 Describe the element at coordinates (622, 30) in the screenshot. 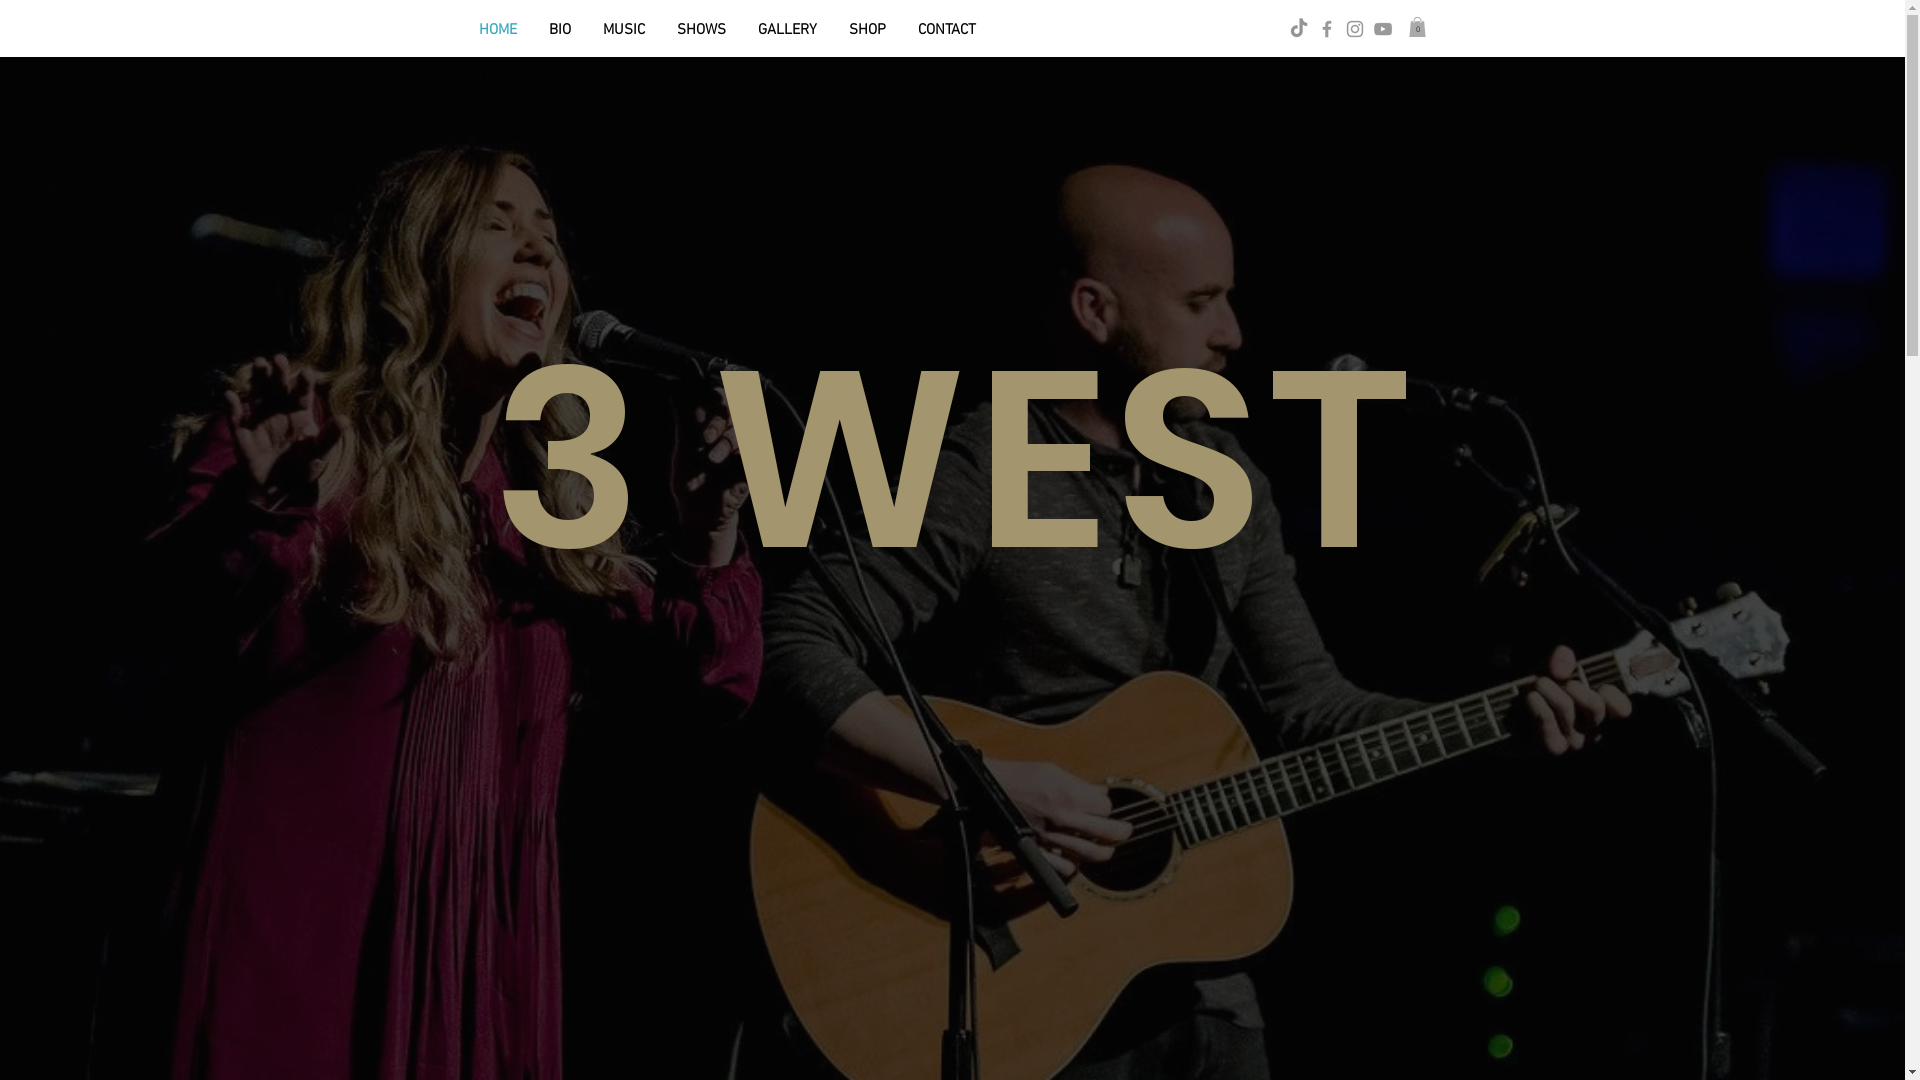

I see `'MUSIC'` at that location.